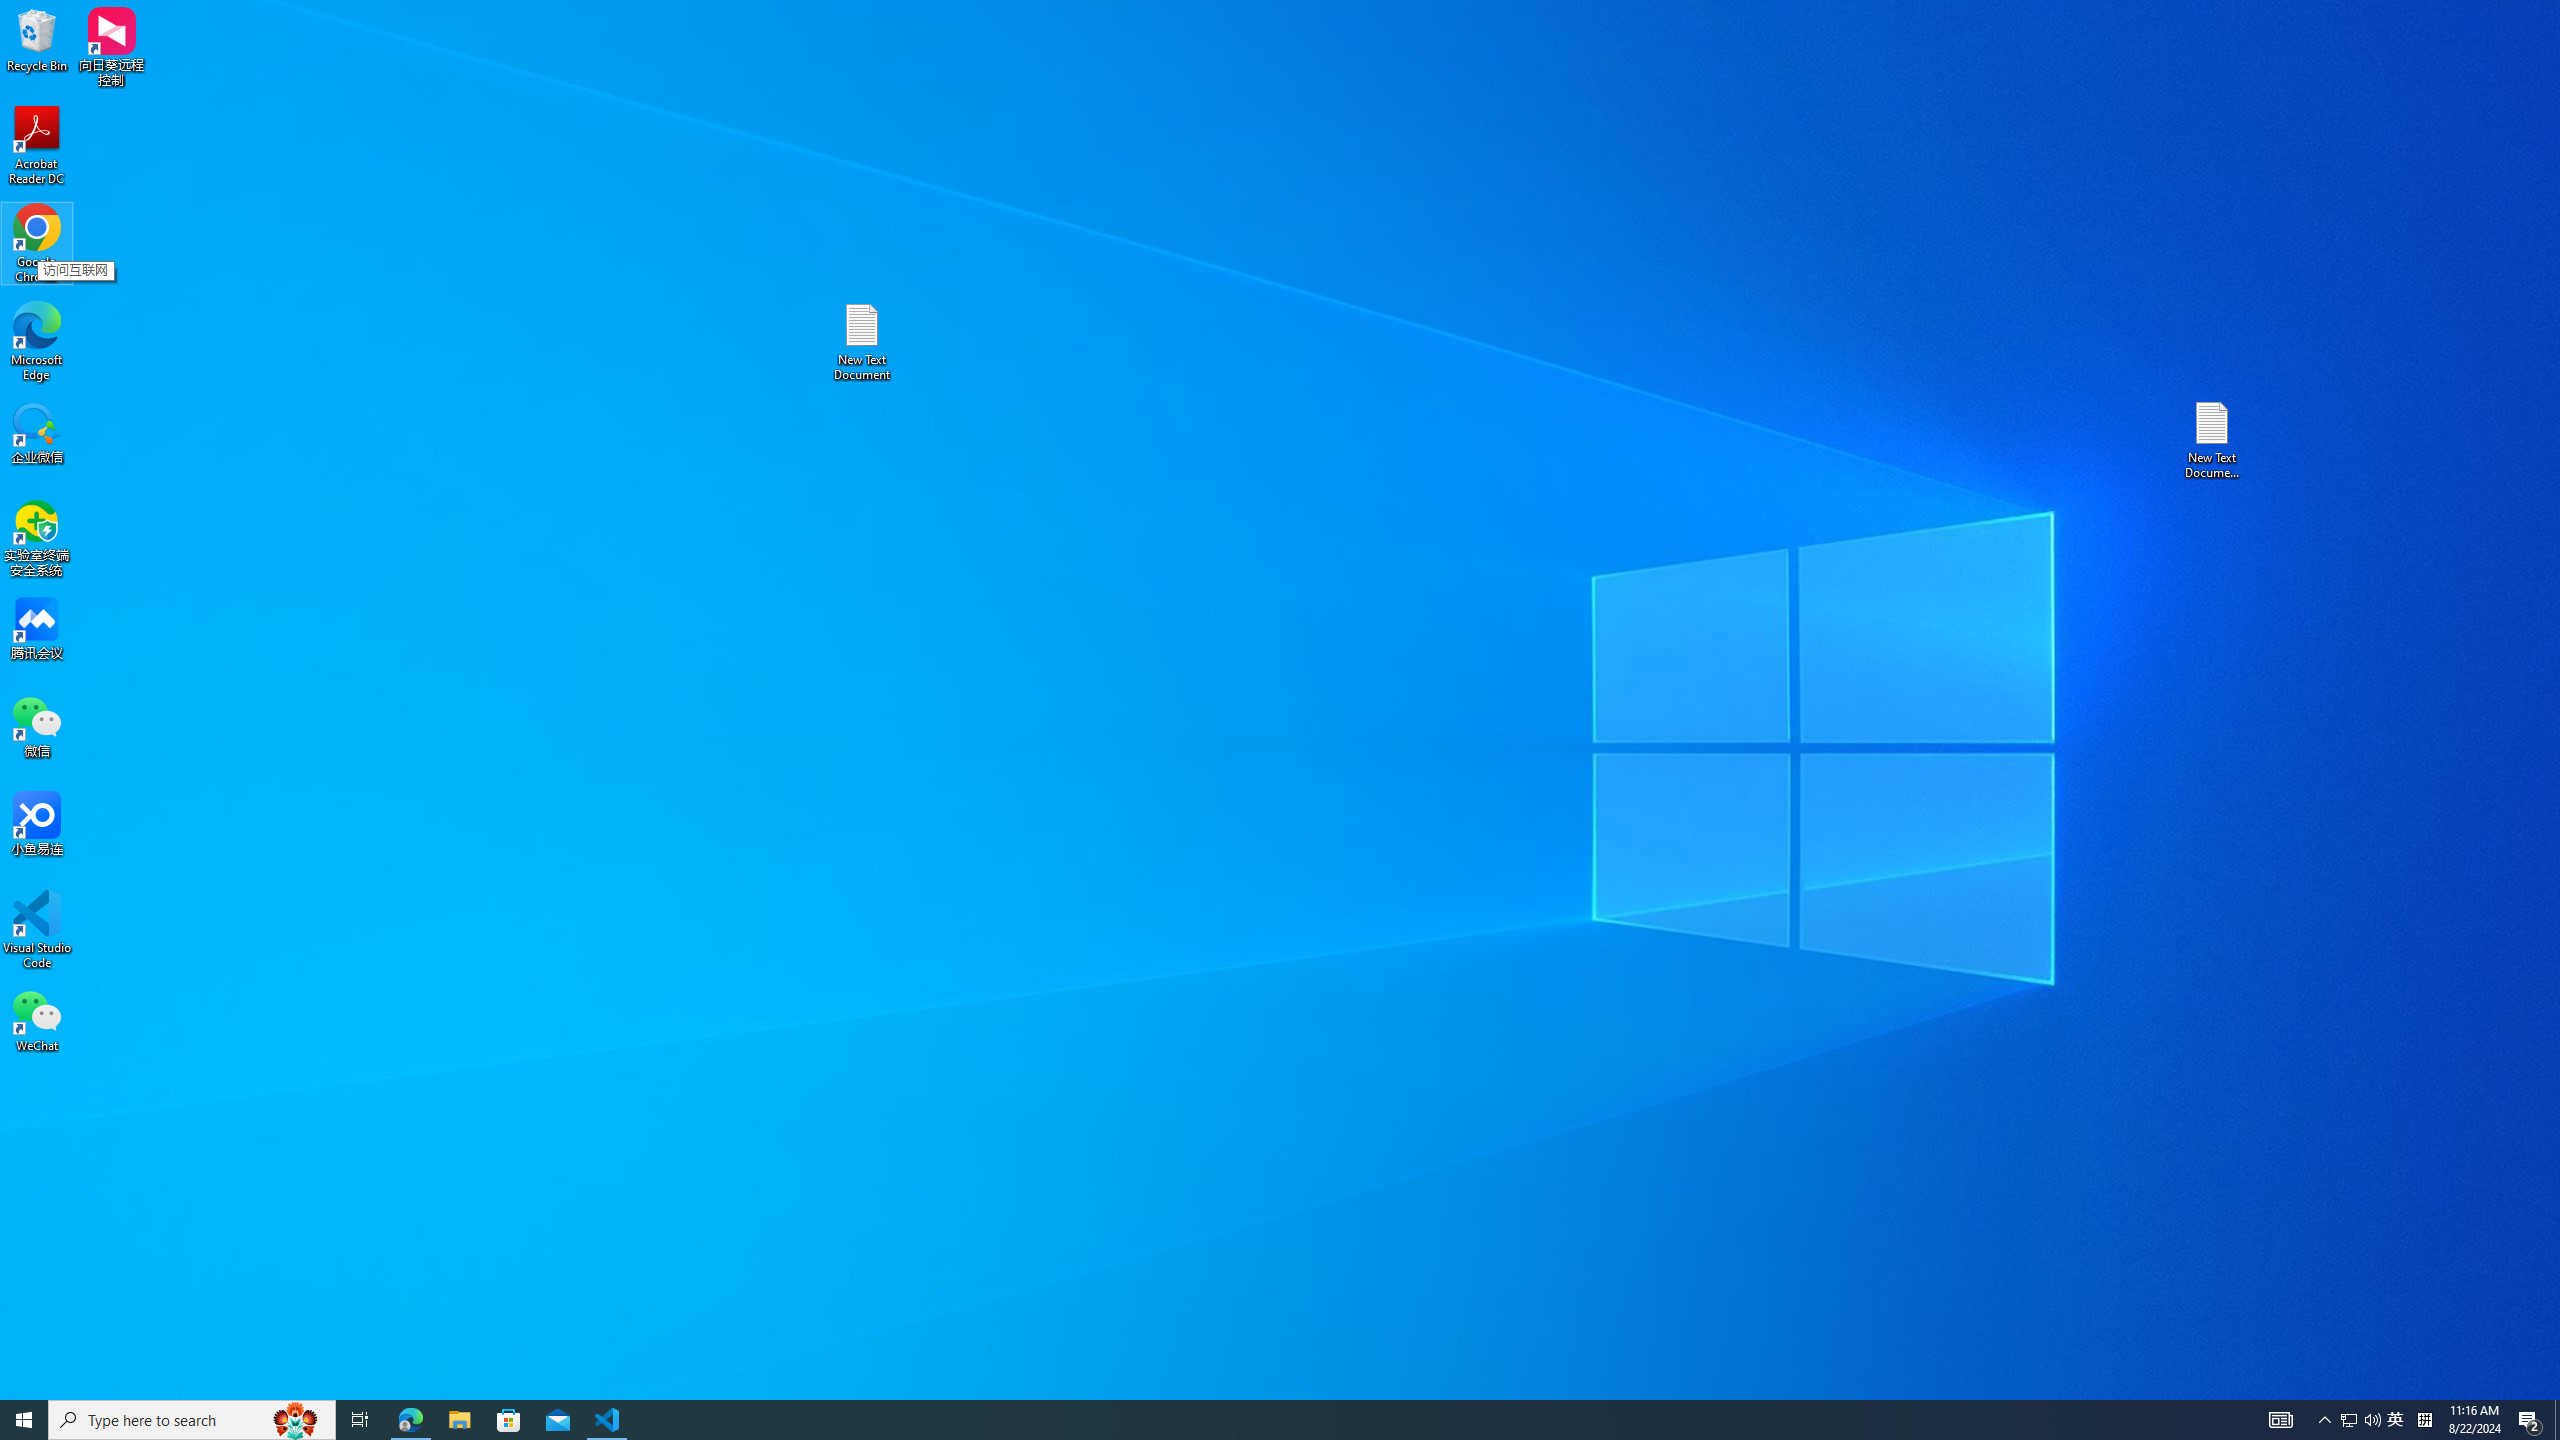  Describe the element at coordinates (2424, 1418) in the screenshot. I see `'Tray Input Indicator - Chinese (Simplified, China)'` at that location.